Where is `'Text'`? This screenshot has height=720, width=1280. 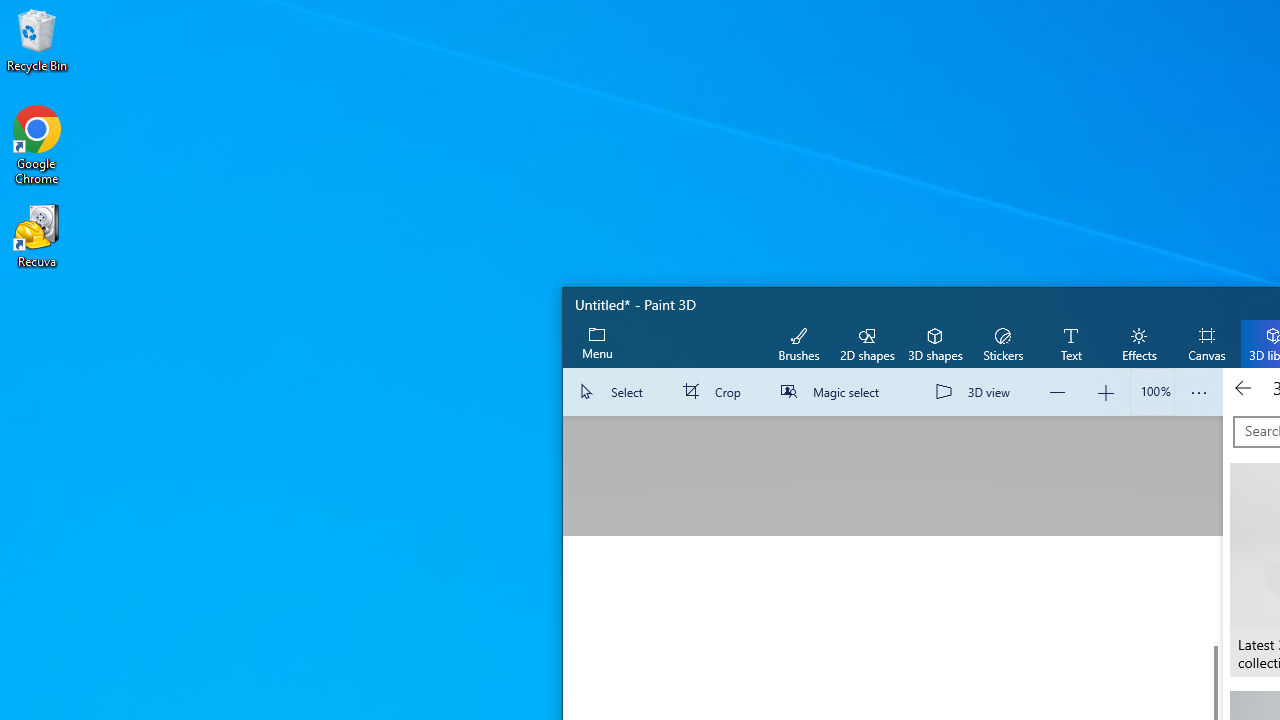 'Text' is located at coordinates (1069, 342).